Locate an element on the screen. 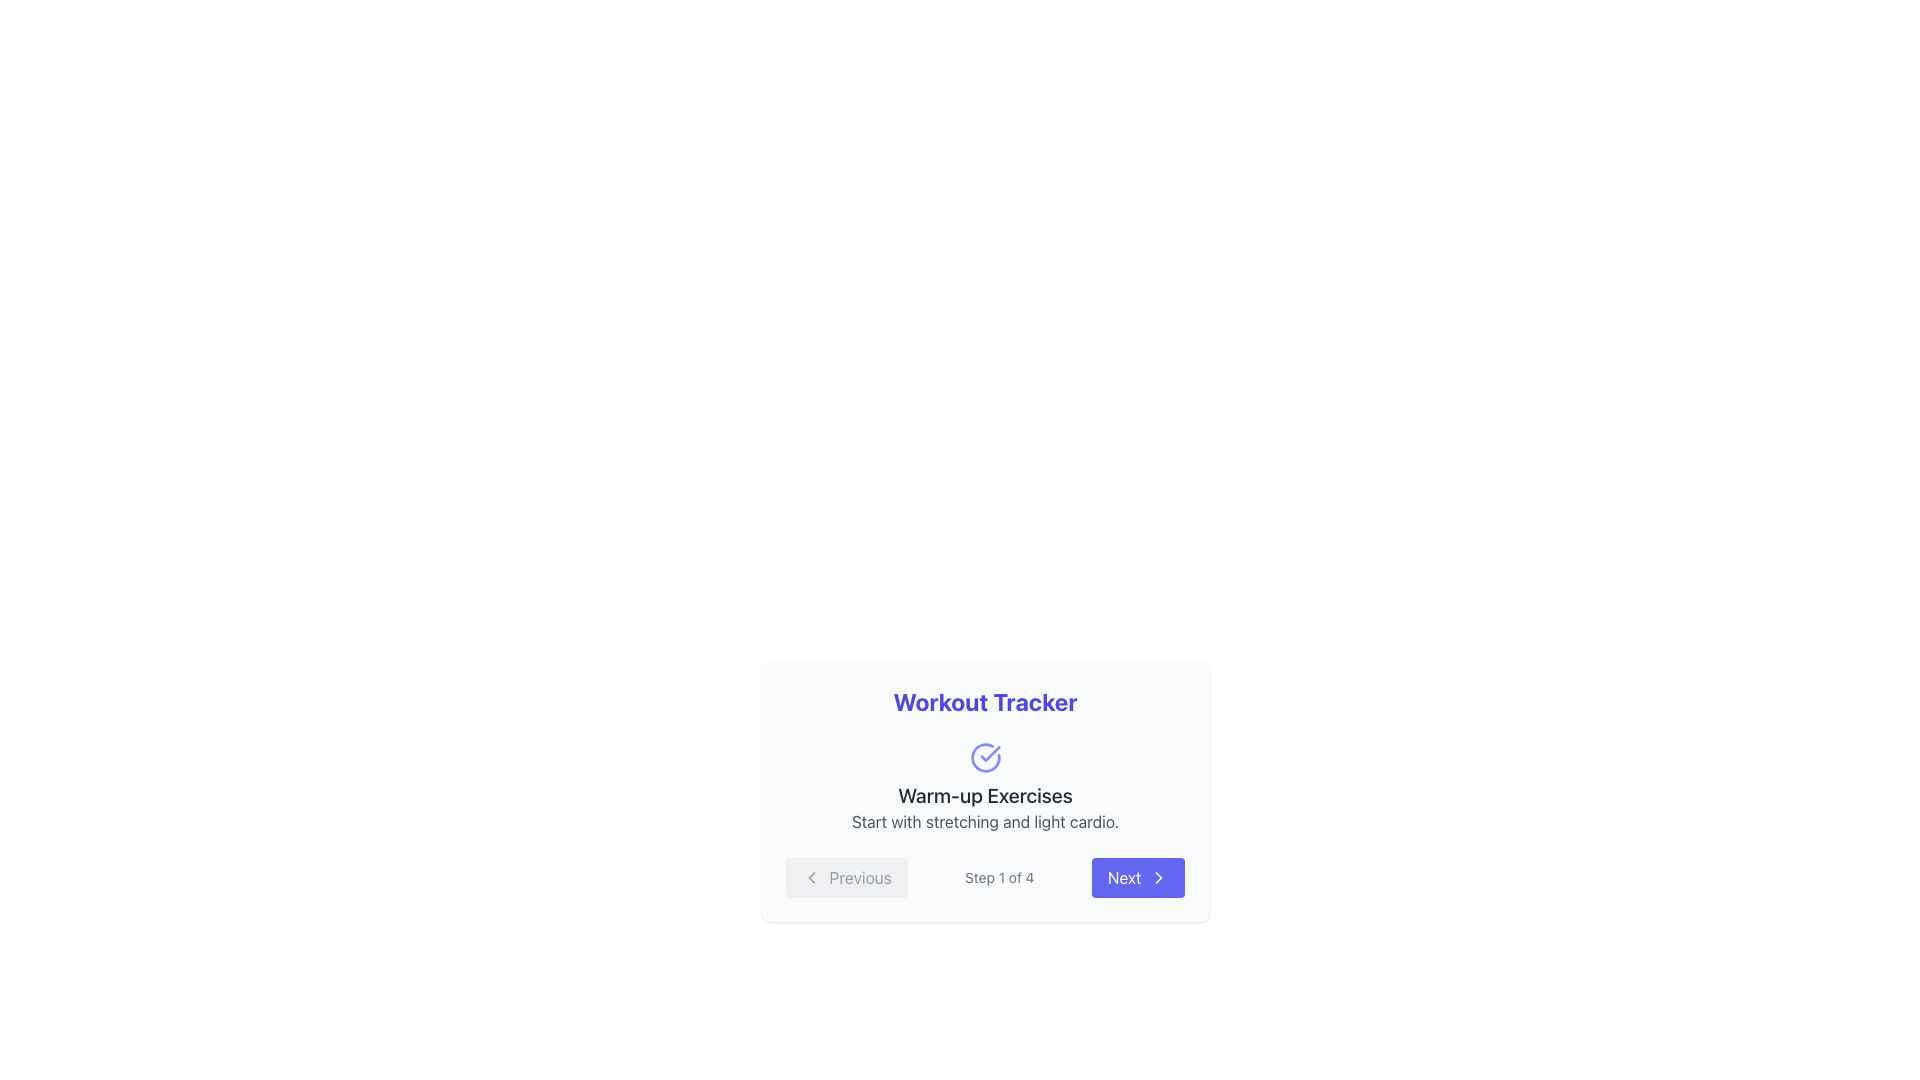 The height and width of the screenshot is (1080, 1920). text from the text block that informs the user about the current step of the workout routine related to warm-up exercises, which is located below the 'Workout Tracker' heading and above the navigation controls is located at coordinates (985, 786).